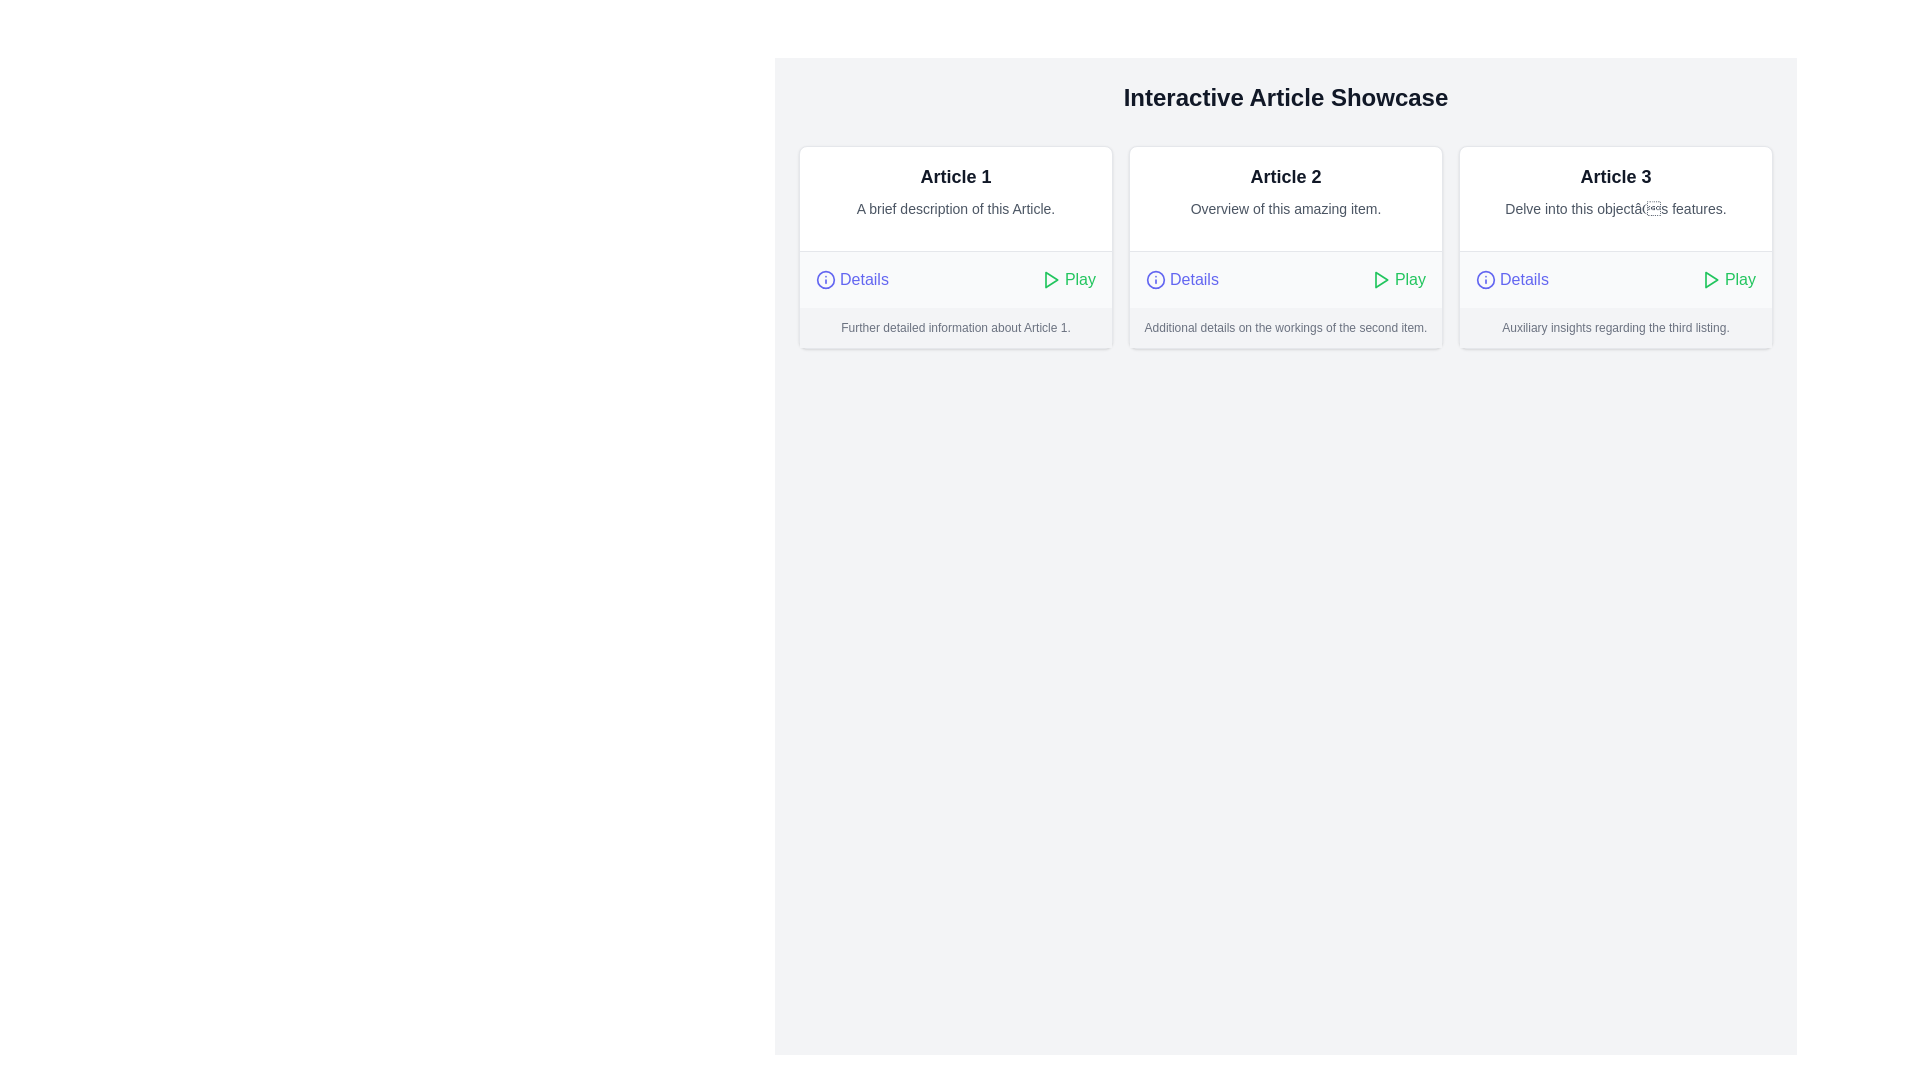 The width and height of the screenshot is (1920, 1080). Describe the element at coordinates (1194, 280) in the screenshot. I see `the 'Details' text link styled in blue, which is positioned to the right of the information icon for the second article` at that location.